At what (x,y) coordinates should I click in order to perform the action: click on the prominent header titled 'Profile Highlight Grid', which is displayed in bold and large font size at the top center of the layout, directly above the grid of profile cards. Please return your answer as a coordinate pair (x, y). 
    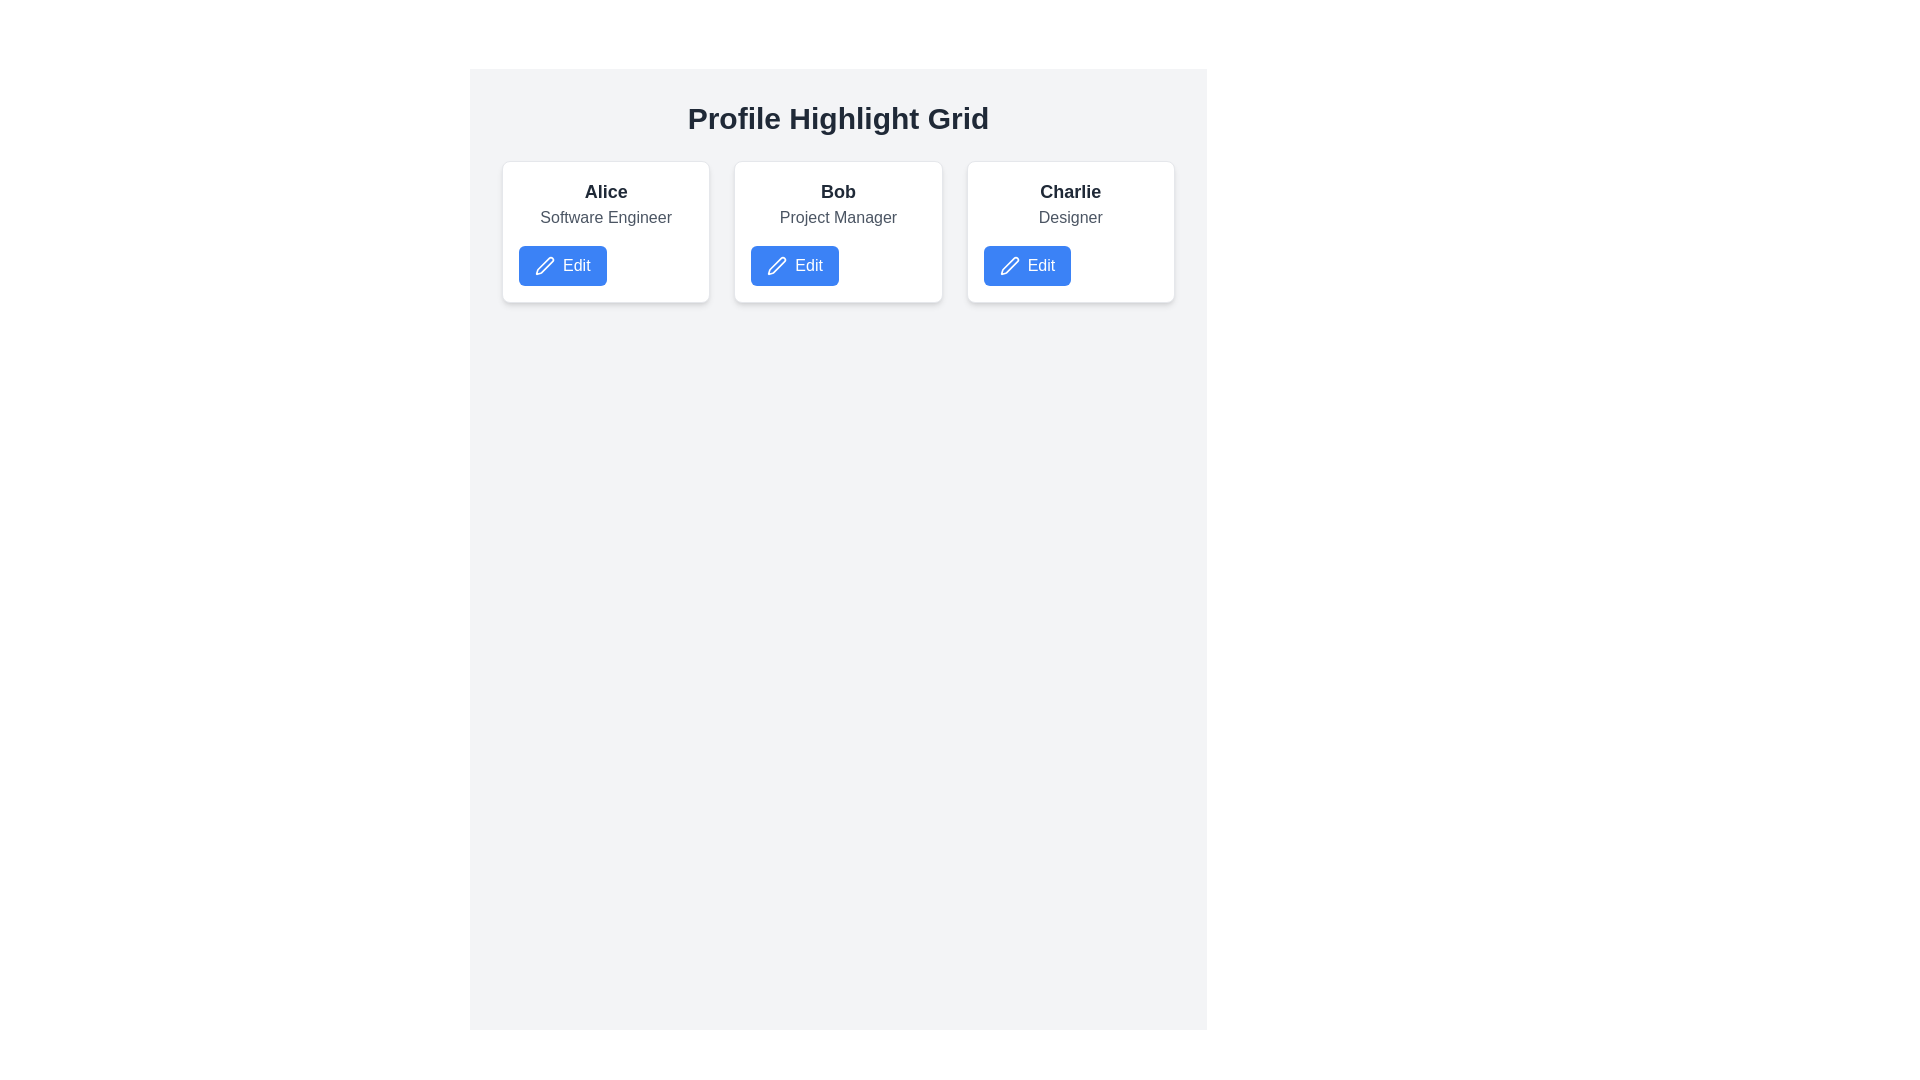
    Looking at the image, I should click on (838, 119).